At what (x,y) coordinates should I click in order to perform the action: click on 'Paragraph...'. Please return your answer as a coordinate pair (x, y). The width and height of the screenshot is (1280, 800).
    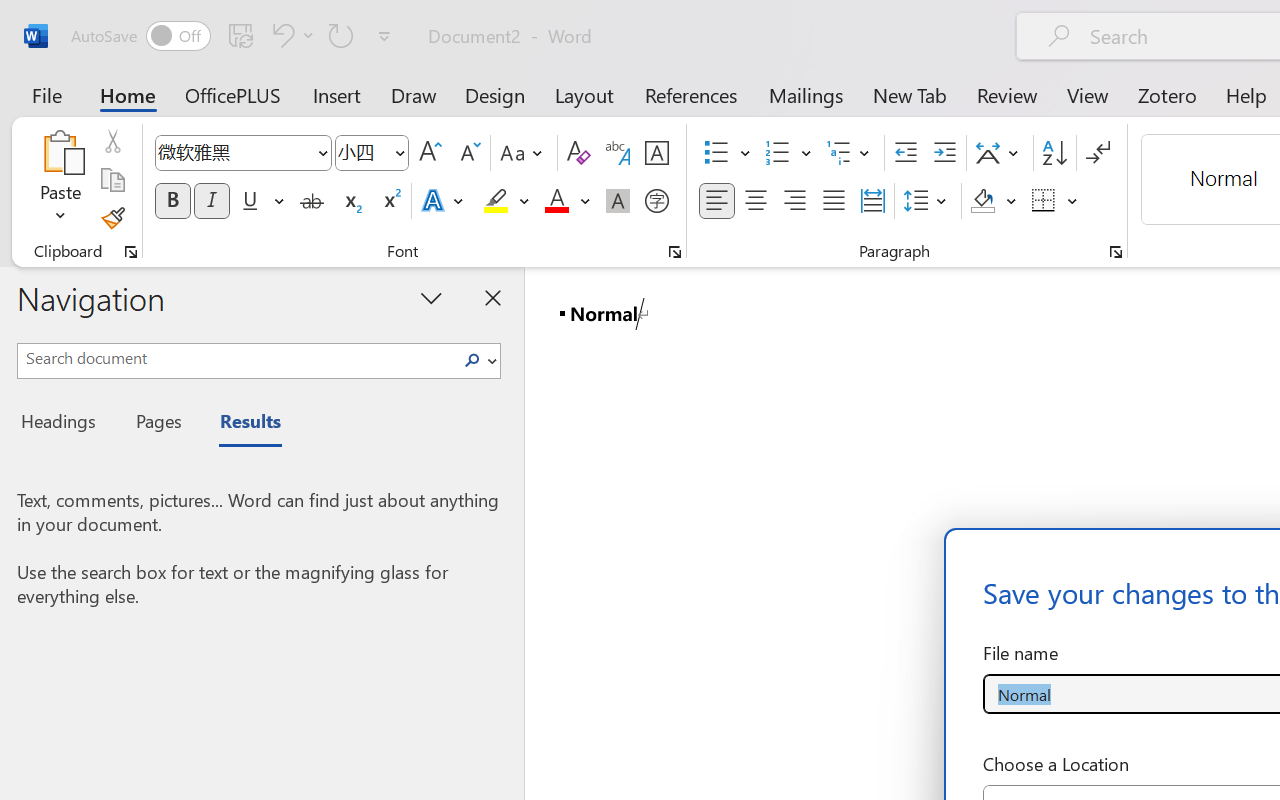
    Looking at the image, I should click on (1114, 251).